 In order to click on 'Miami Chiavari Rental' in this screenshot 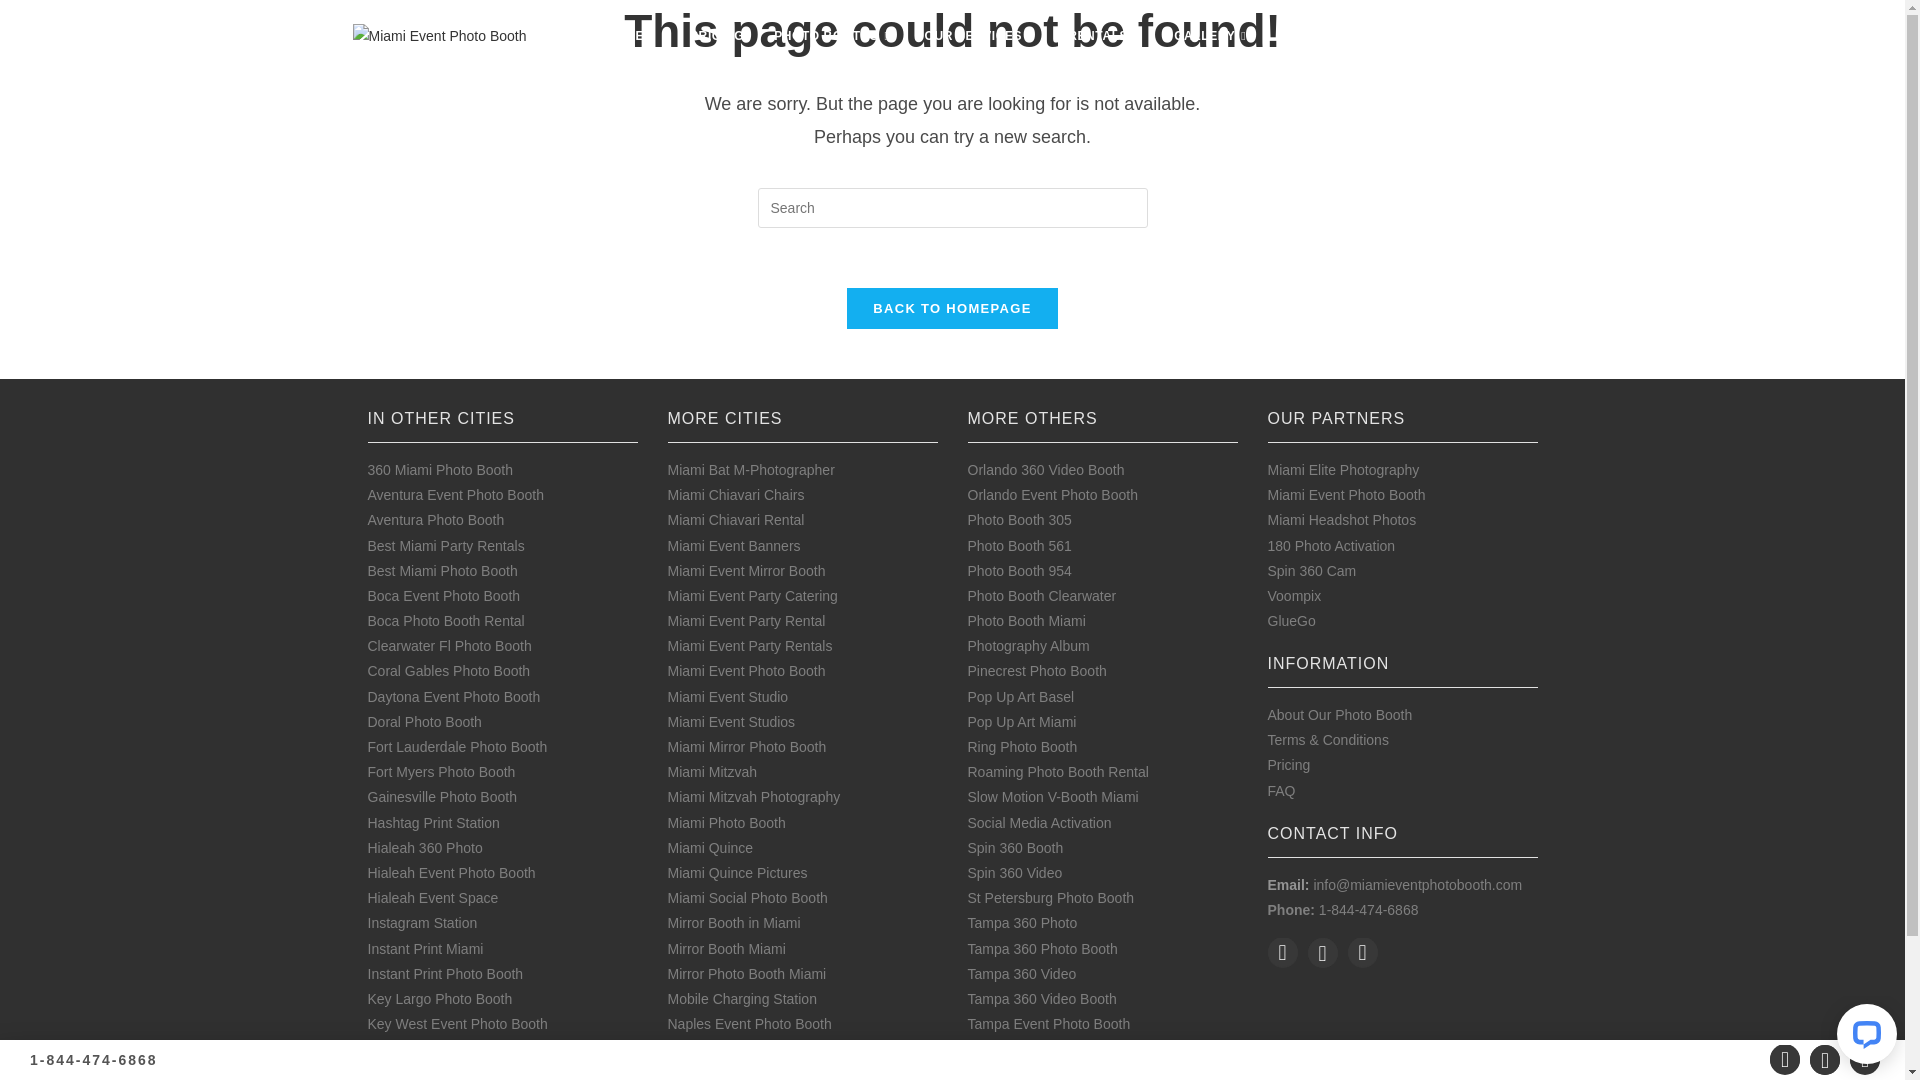, I will do `click(735, 519)`.